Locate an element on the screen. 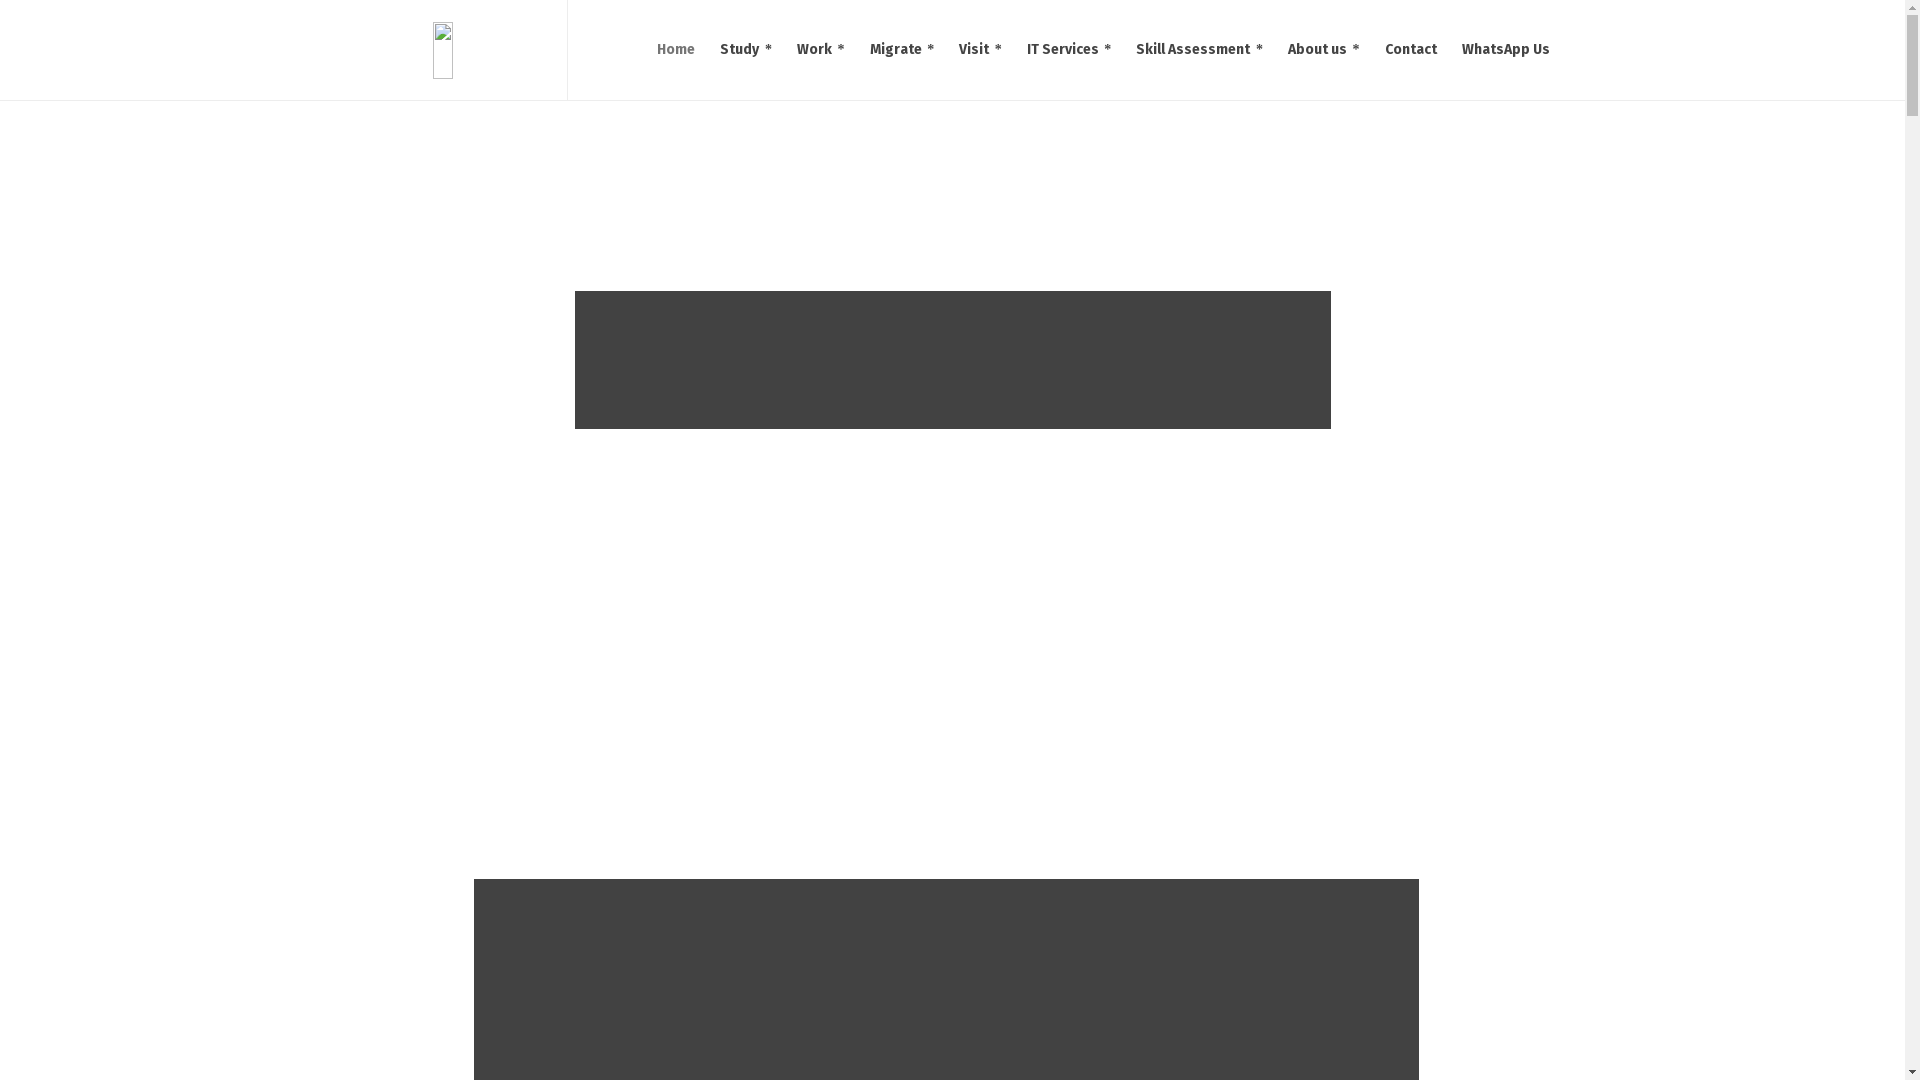 The image size is (1920, 1080). 'Migrate' is located at coordinates (901, 49).